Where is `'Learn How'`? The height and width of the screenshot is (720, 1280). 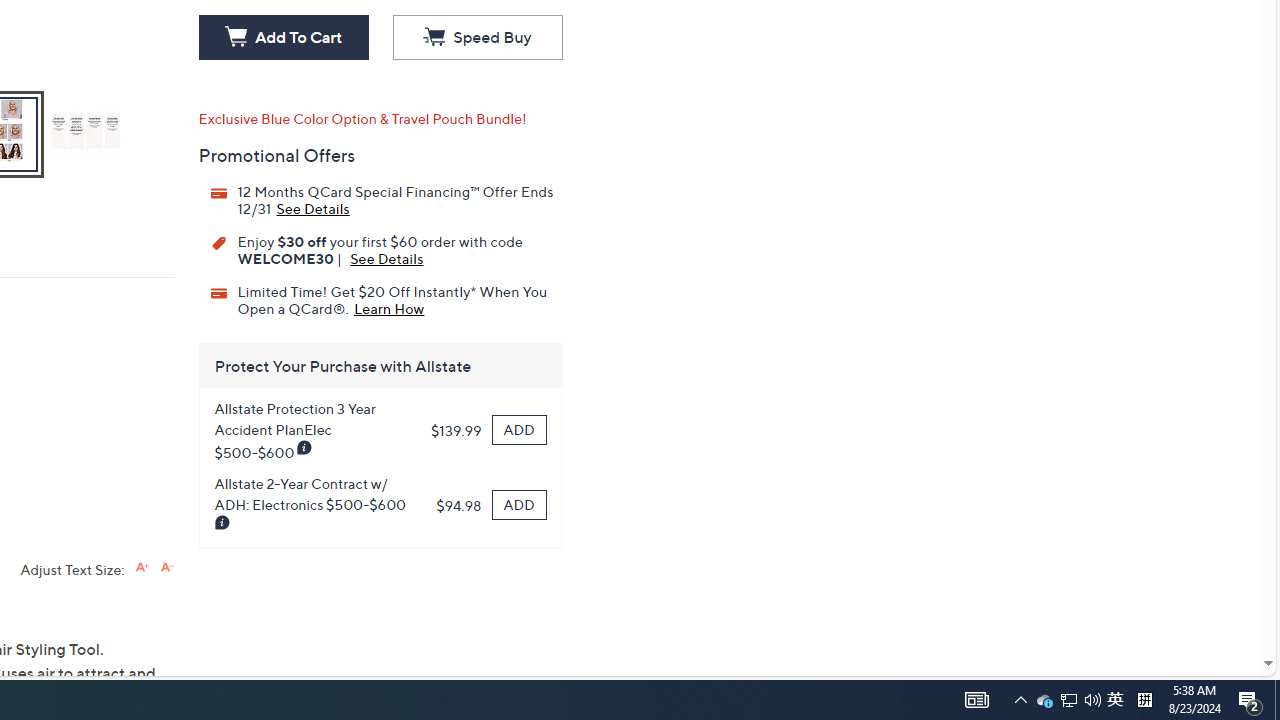 'Learn How' is located at coordinates (389, 307).